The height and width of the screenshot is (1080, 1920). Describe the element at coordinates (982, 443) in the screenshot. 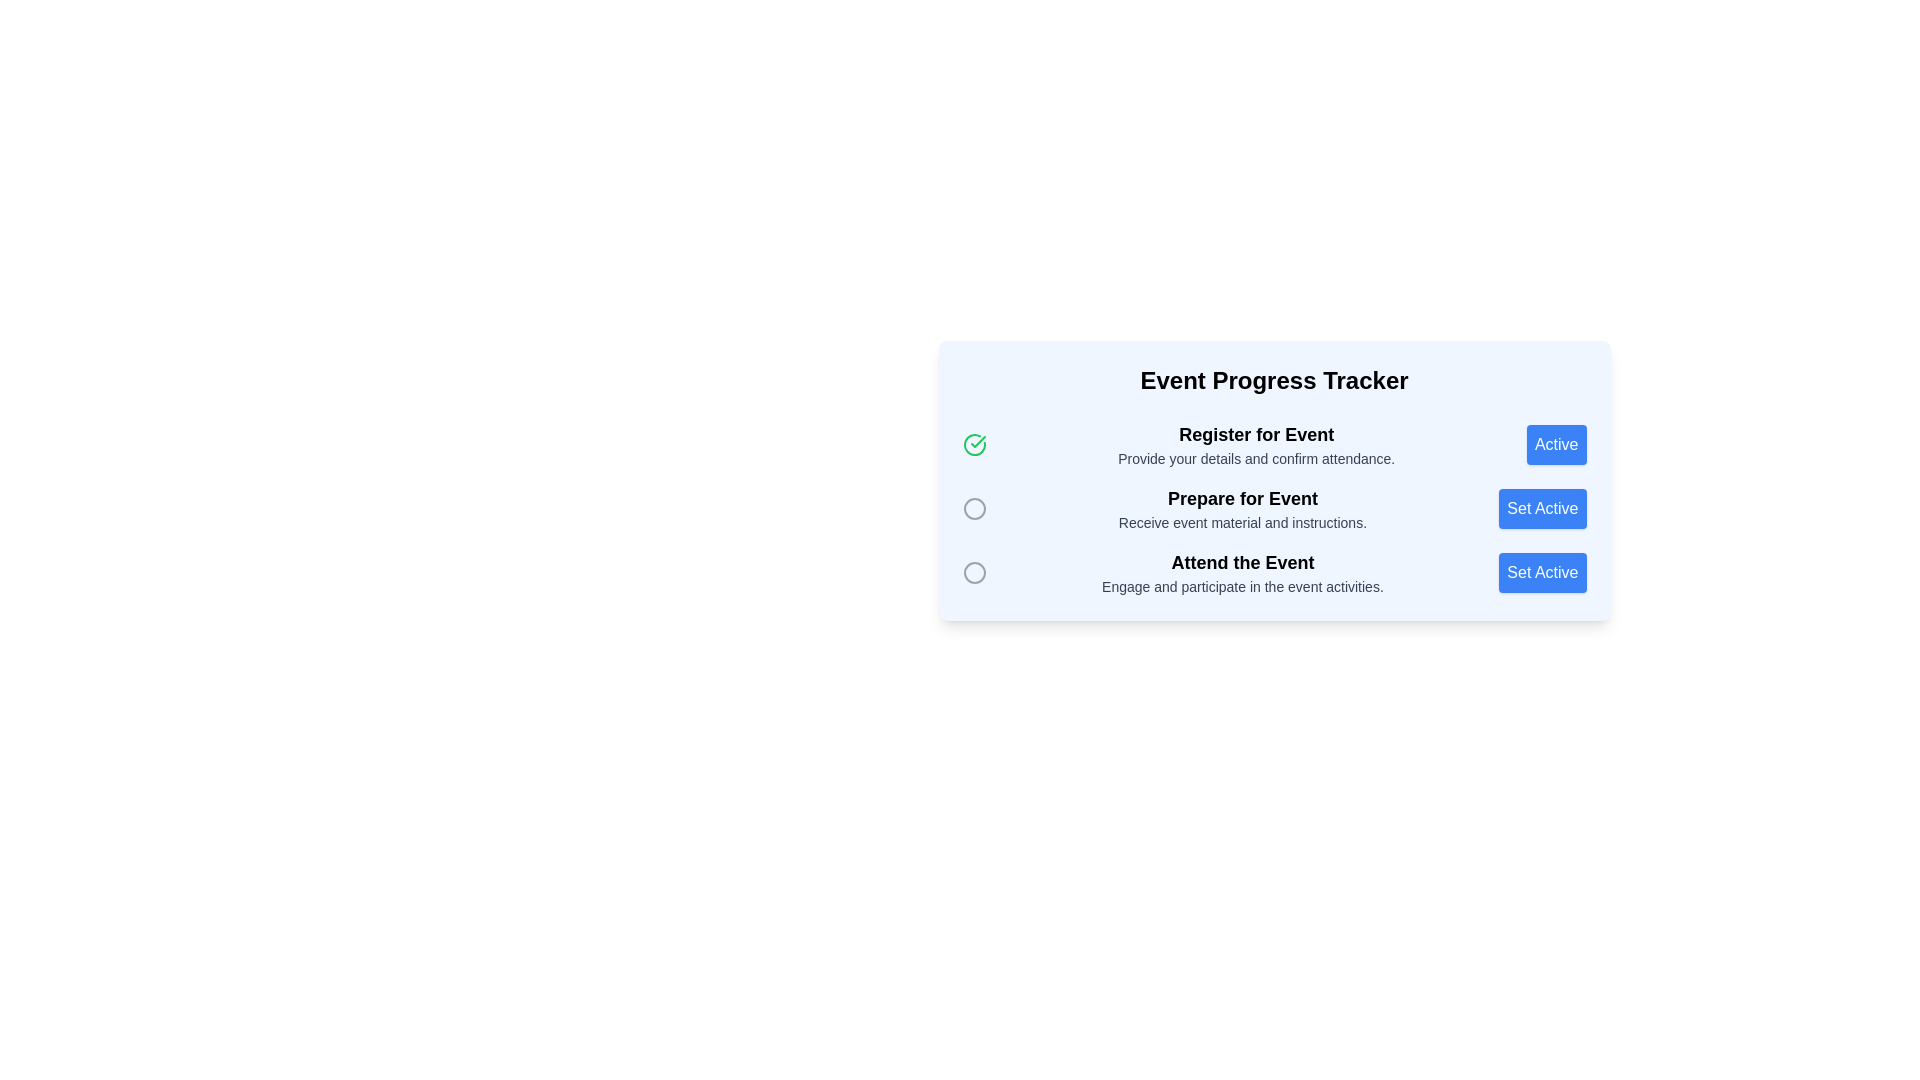

I see `the icon that indicates the completion or current activity of the 'Register for Event' step in the 'Event Progress Tracker' section, located to the left of the corresponding text` at that location.